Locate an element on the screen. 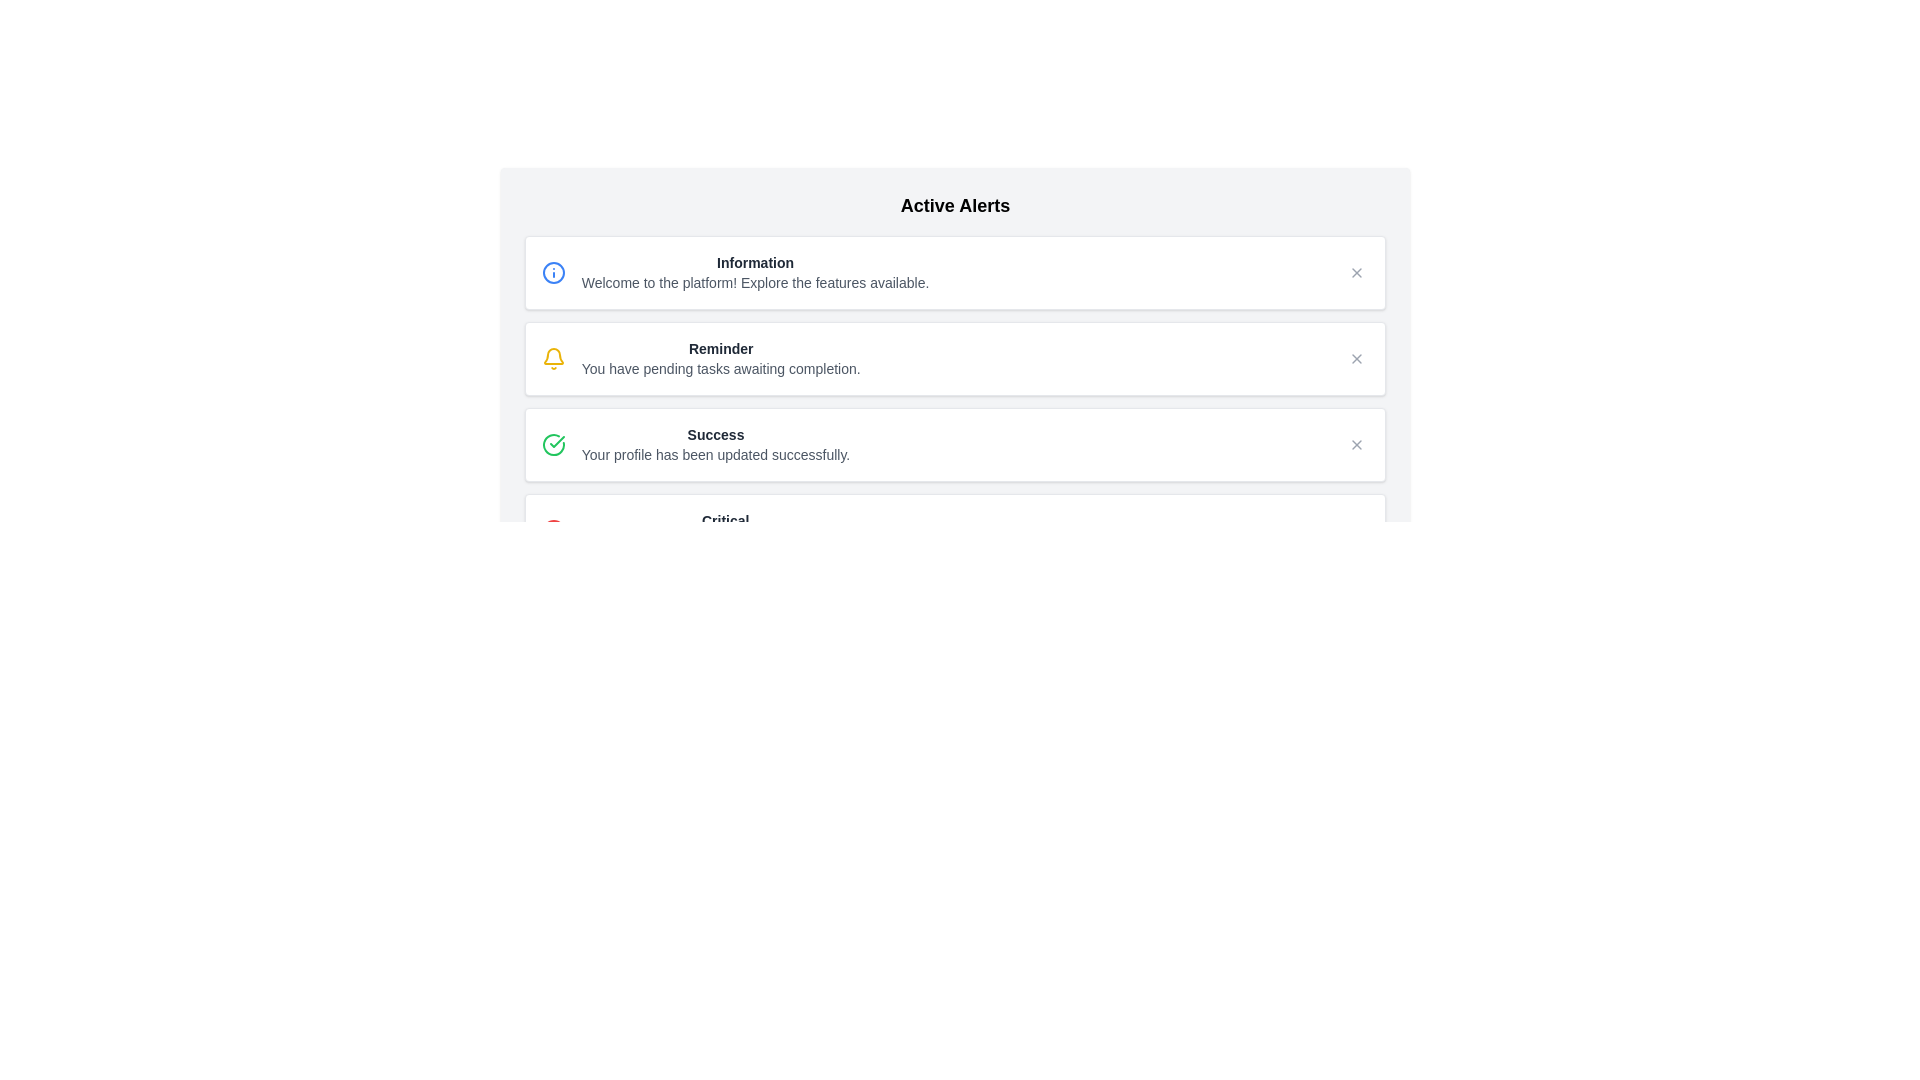 The height and width of the screenshot is (1080, 1920). the static text label that indicates 'Critical' in the alert section, which emphasizes the importance of verifying your email is located at coordinates (724, 519).